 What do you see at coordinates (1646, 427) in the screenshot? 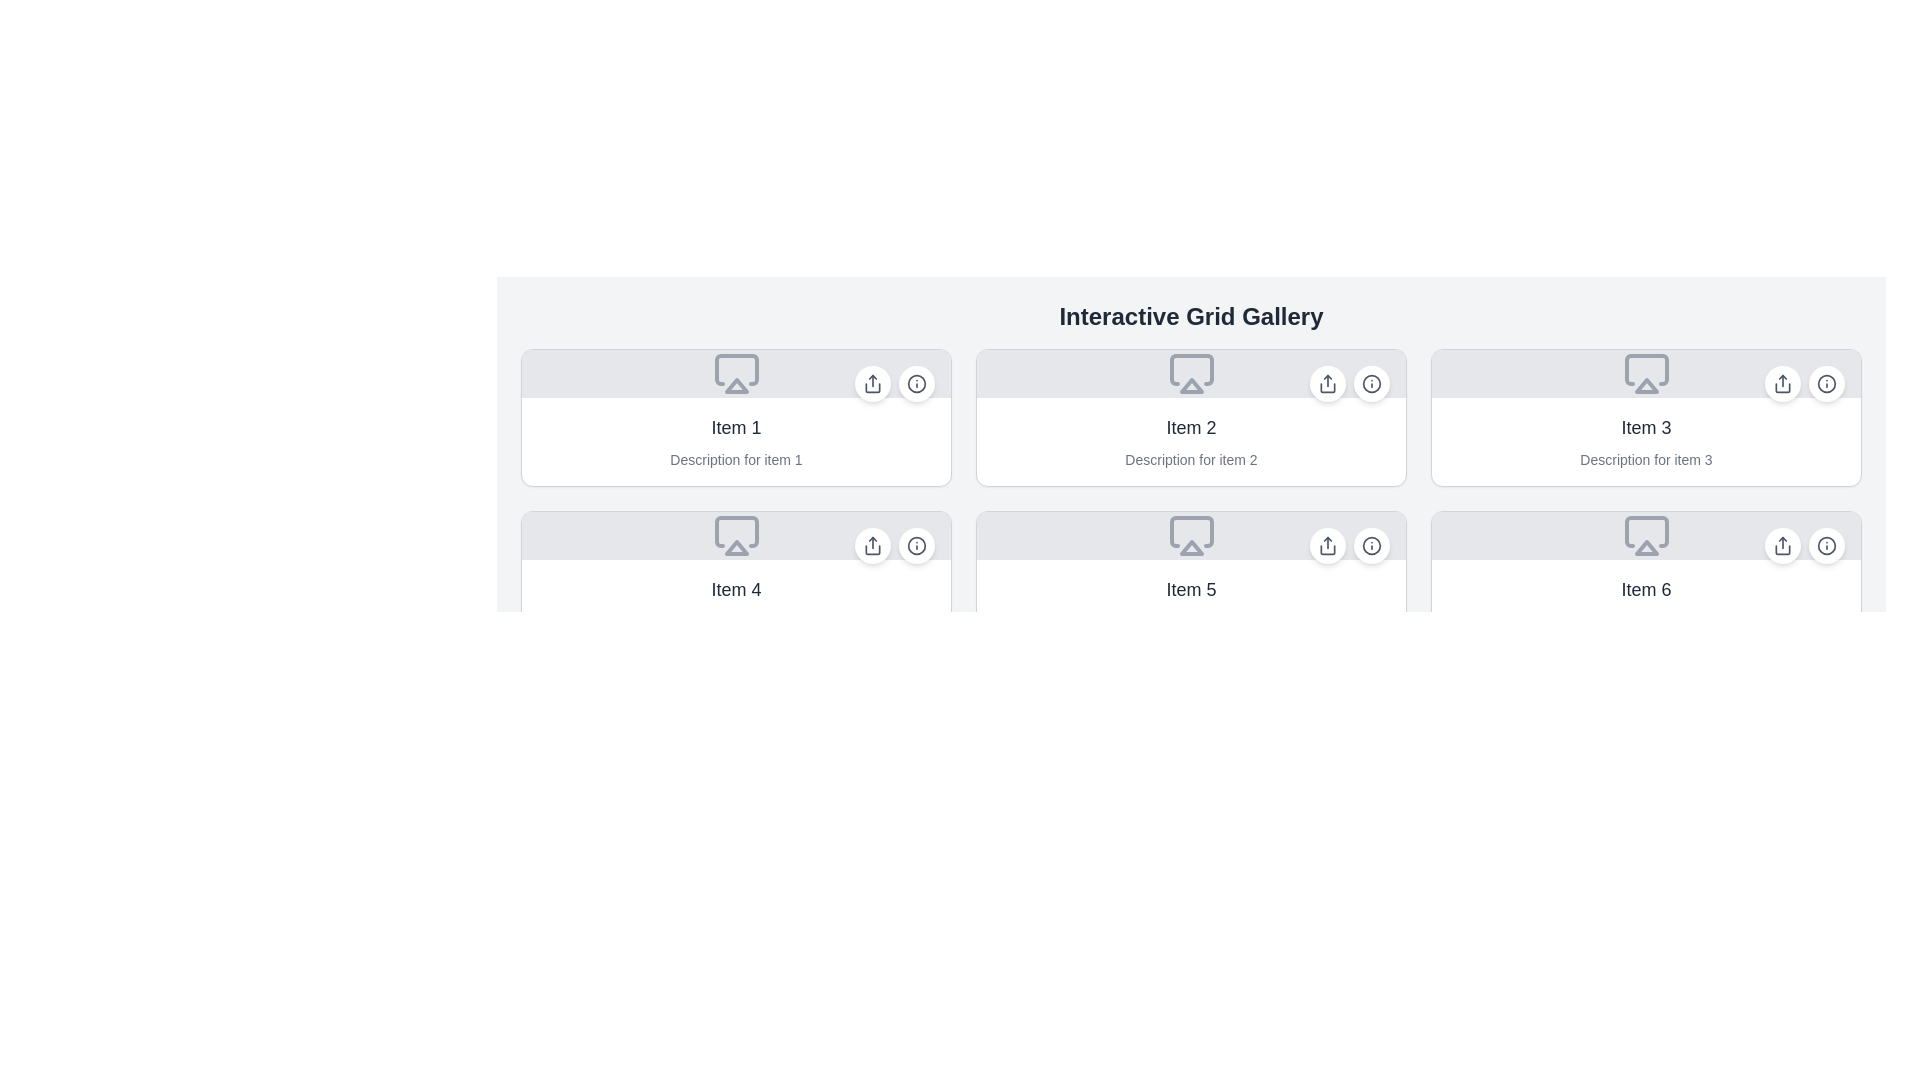
I see `the text label displaying 'Item 3', which is located in the rightmost column of the first row in a grid layout, above its sibling description` at bounding box center [1646, 427].